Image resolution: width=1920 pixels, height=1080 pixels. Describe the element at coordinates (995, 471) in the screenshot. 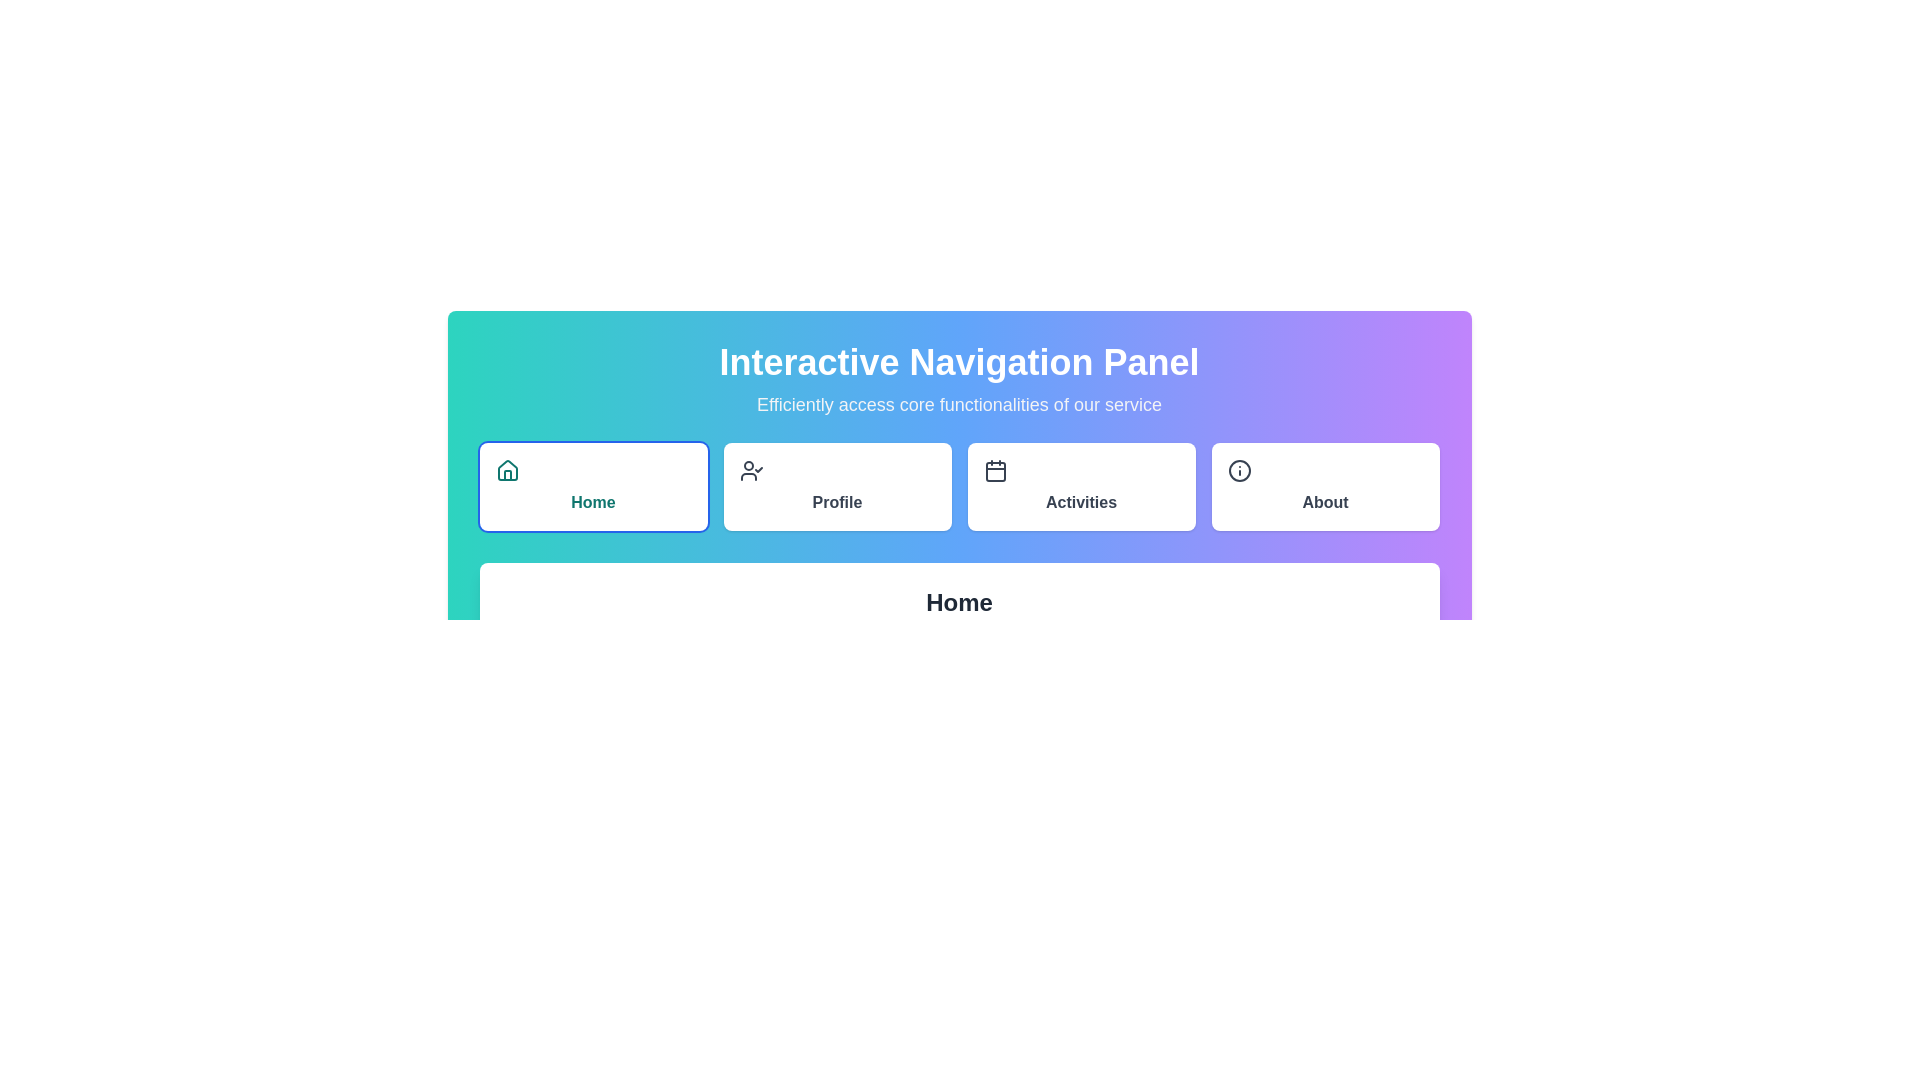

I see `the calendar icon located in the navigation menu, positioned centrally between the 'Profile' and 'About' icons, and above the 'Activities' text` at that location.